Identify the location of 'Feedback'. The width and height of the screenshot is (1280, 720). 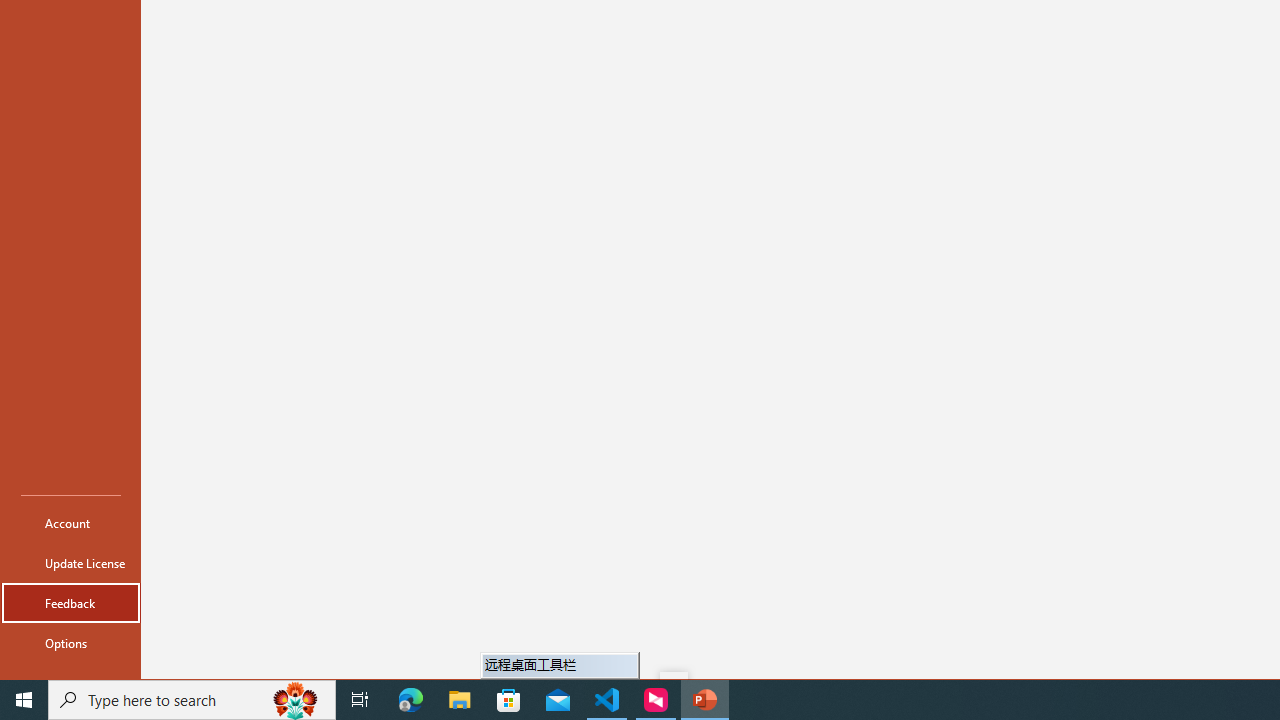
(71, 602).